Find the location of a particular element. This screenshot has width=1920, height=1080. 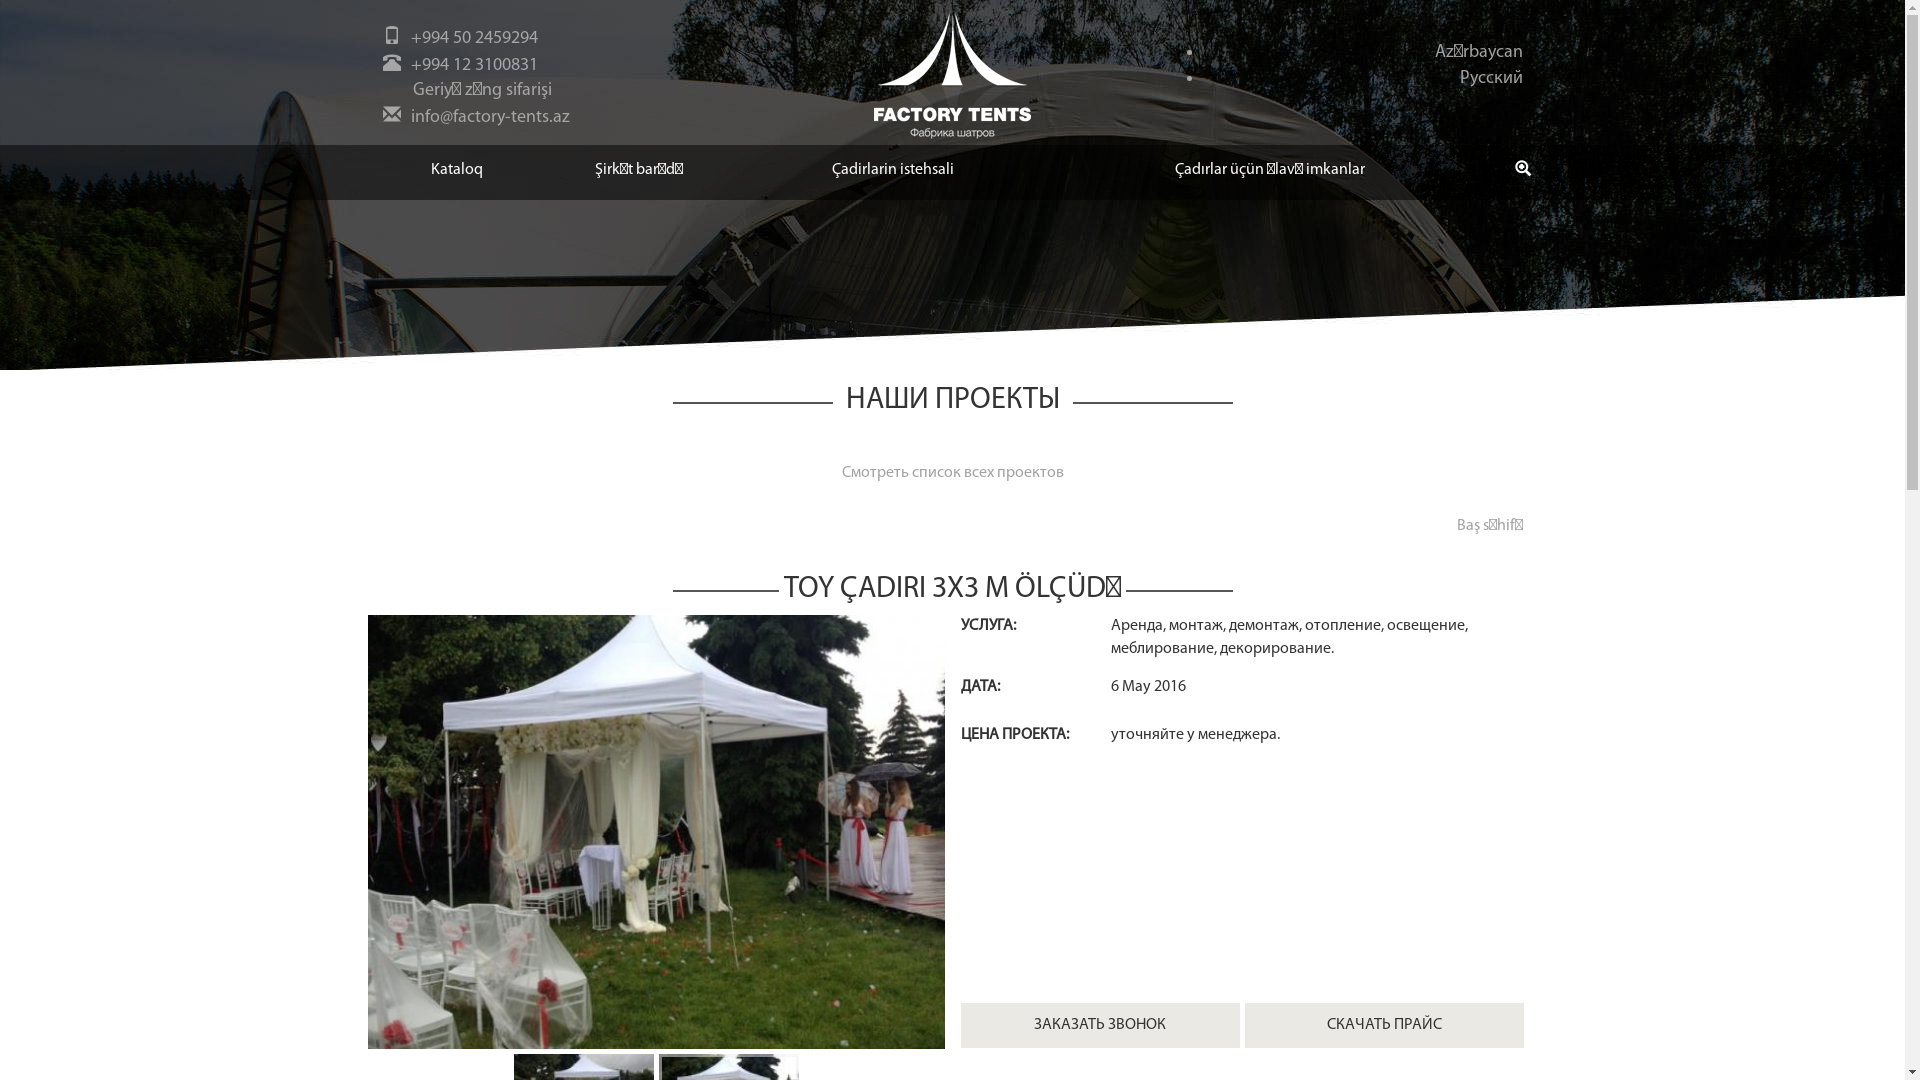

'+994 50 2459294' is located at coordinates (472, 38).